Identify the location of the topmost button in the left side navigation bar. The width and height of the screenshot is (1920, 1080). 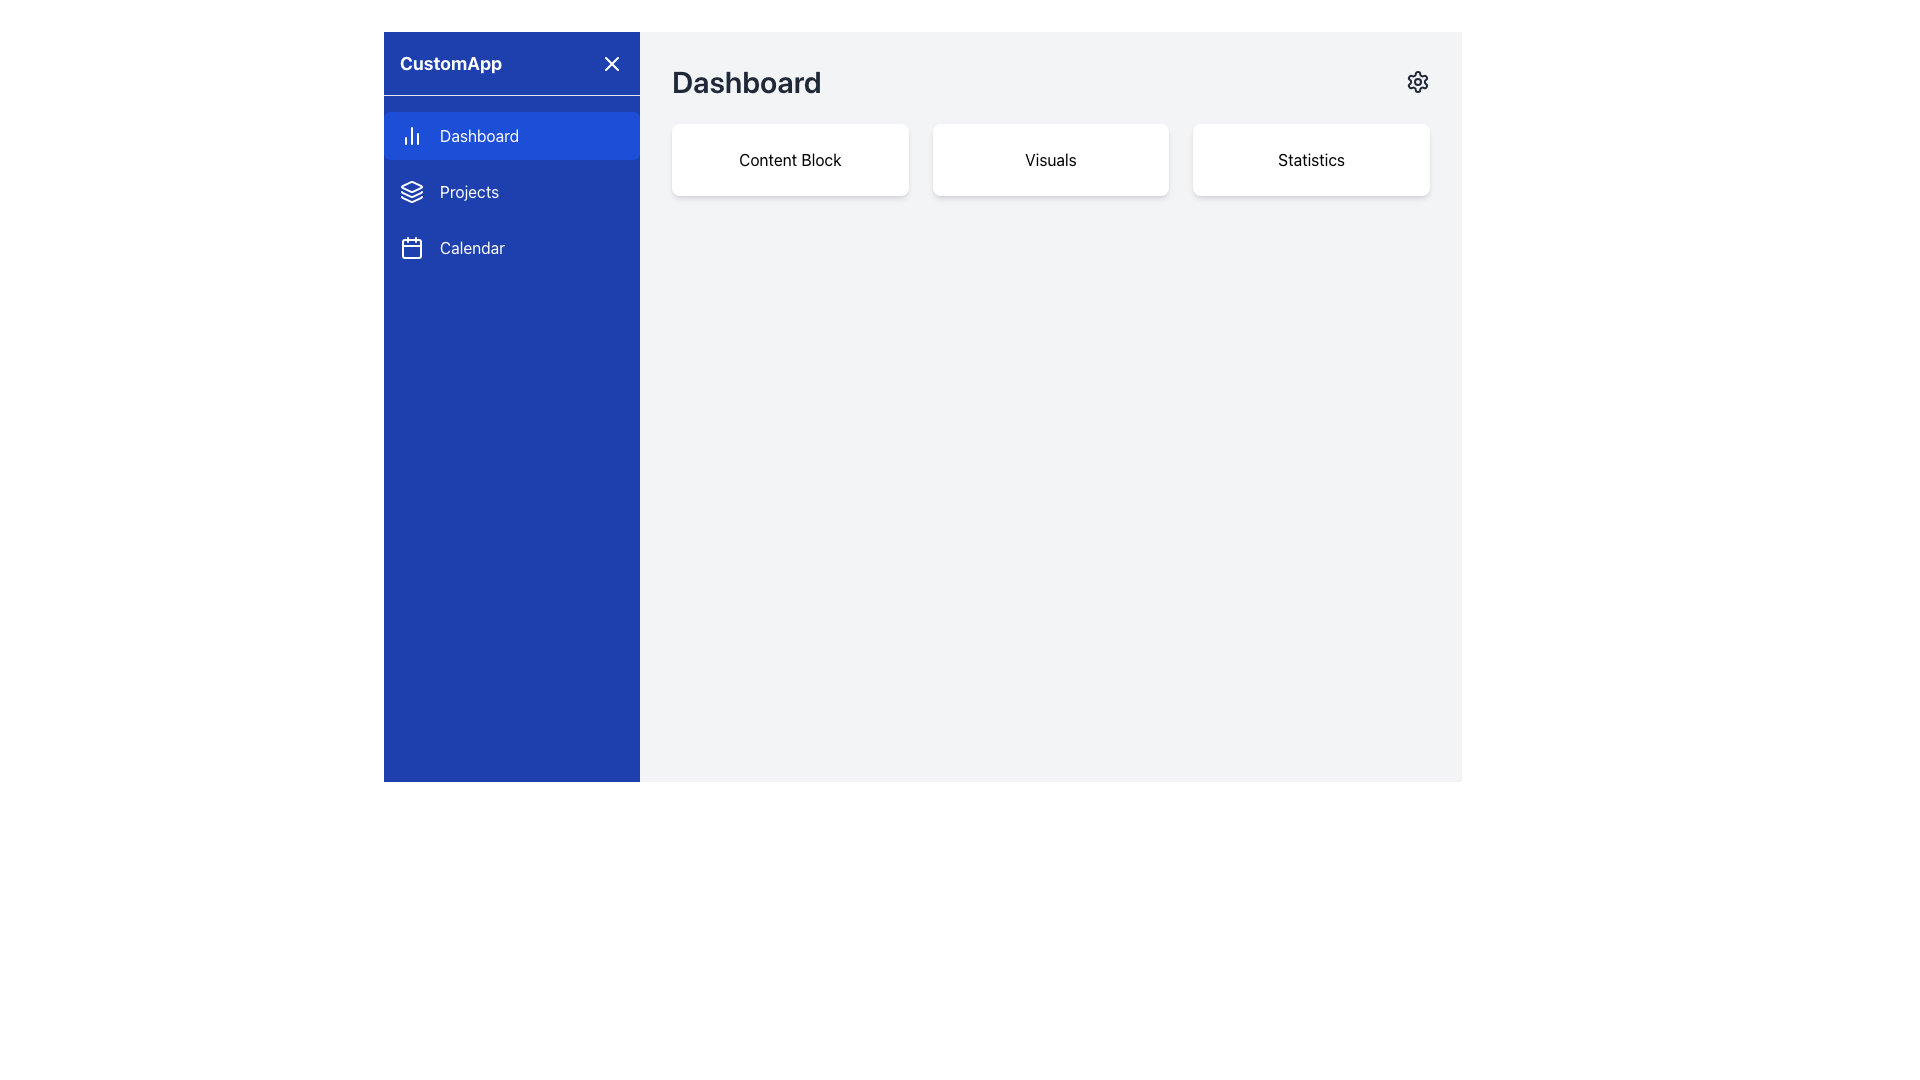
(512, 135).